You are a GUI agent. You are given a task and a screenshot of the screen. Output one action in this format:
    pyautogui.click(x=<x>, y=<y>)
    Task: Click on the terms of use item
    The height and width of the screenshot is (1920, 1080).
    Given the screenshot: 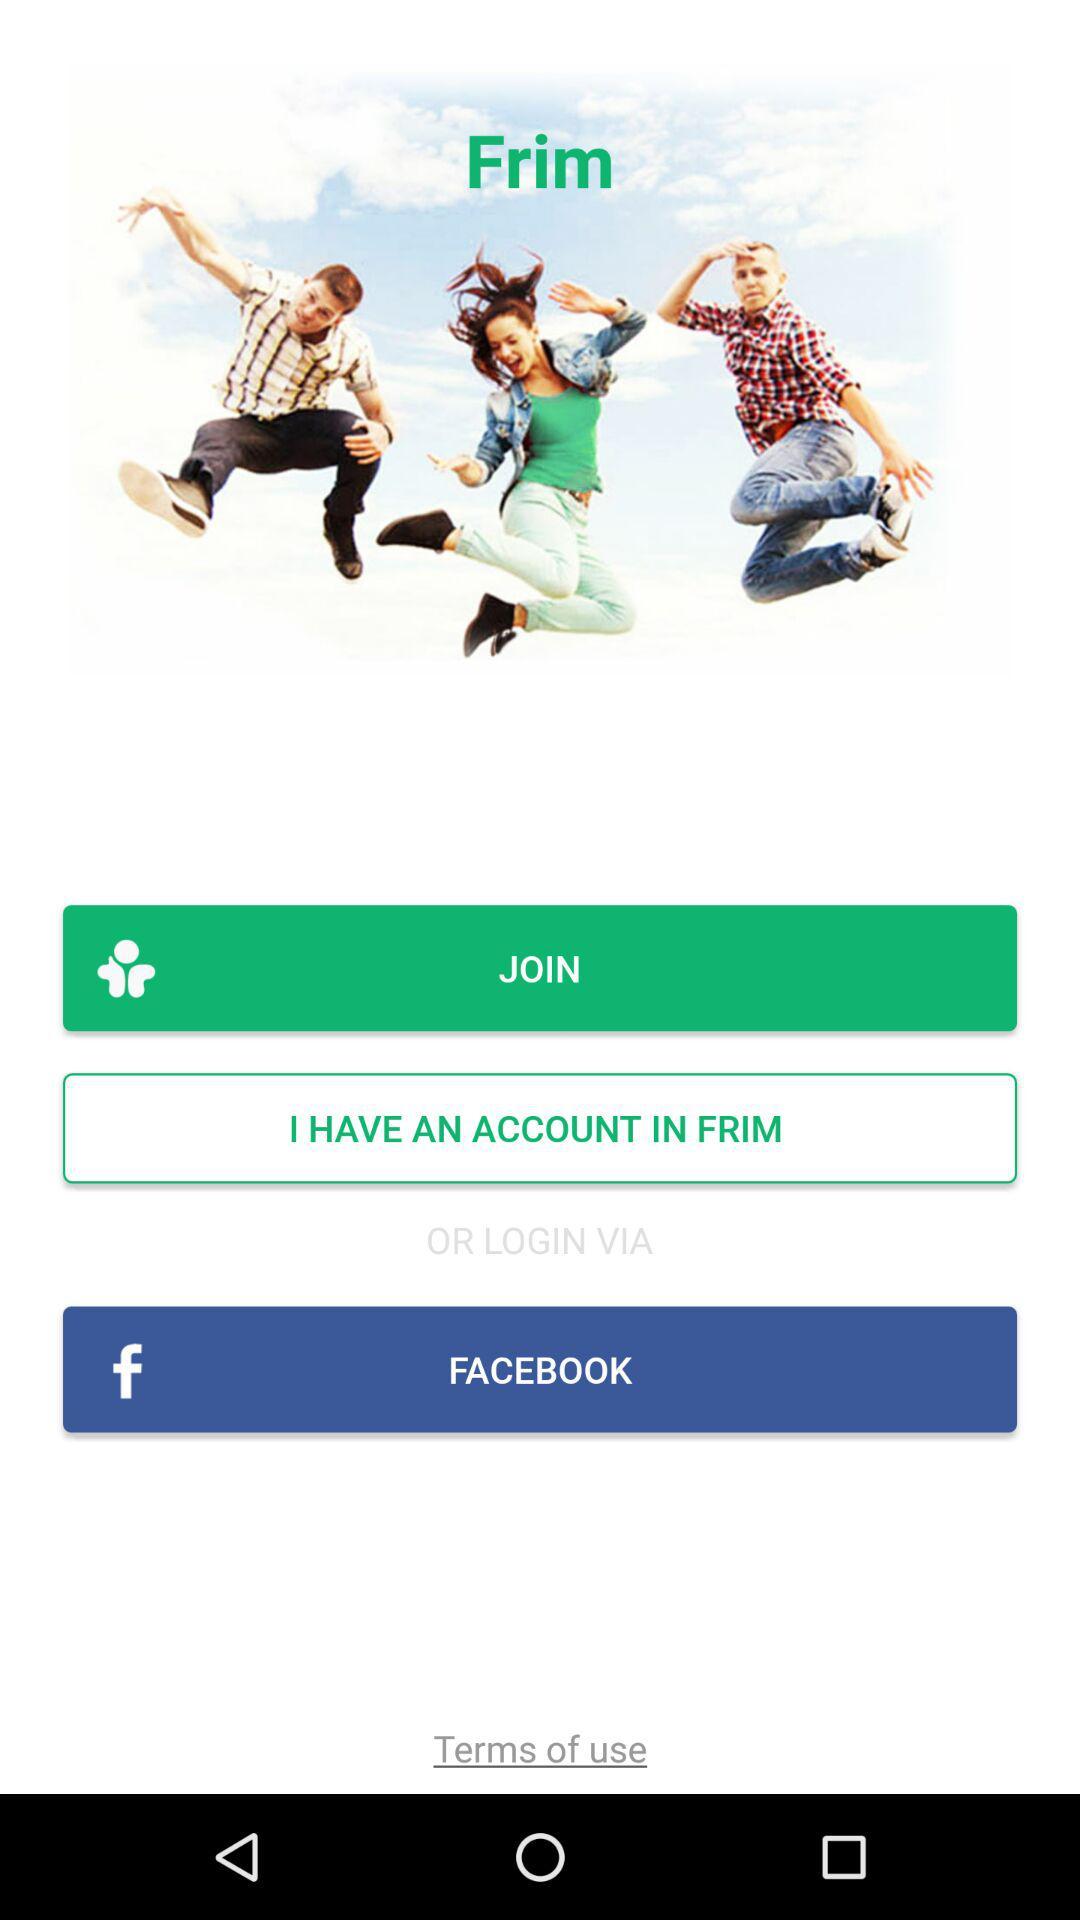 What is the action you would take?
    pyautogui.click(x=540, y=1747)
    